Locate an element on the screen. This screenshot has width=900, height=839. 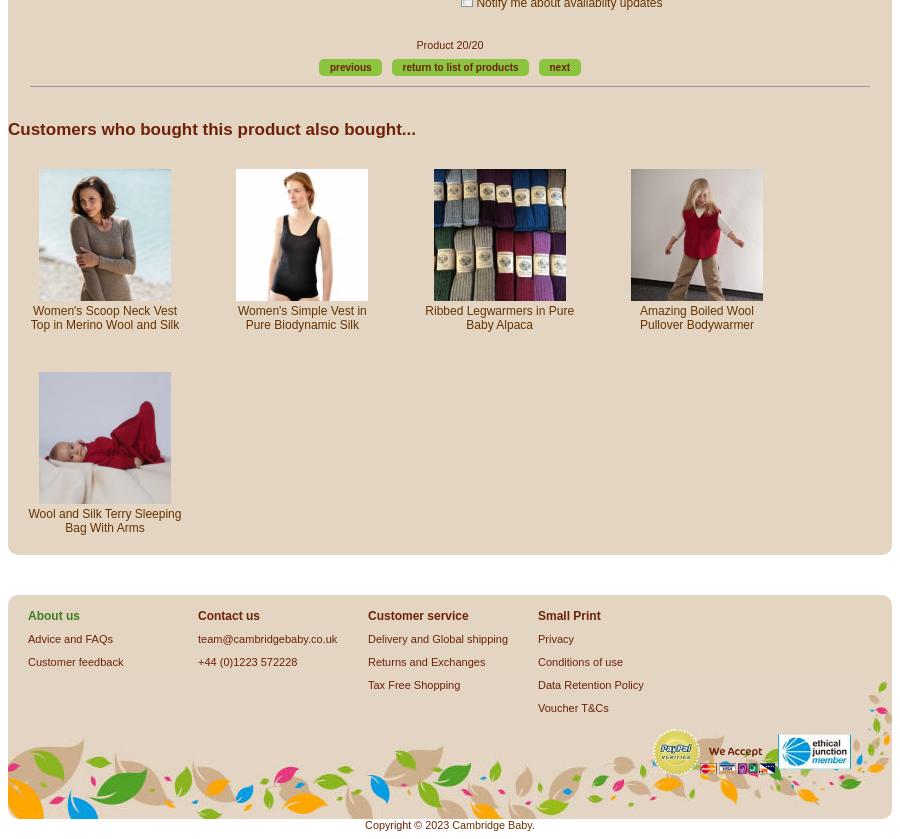
'Amazing Boiled Wool Pullover Bodywarmer' is located at coordinates (695, 316).